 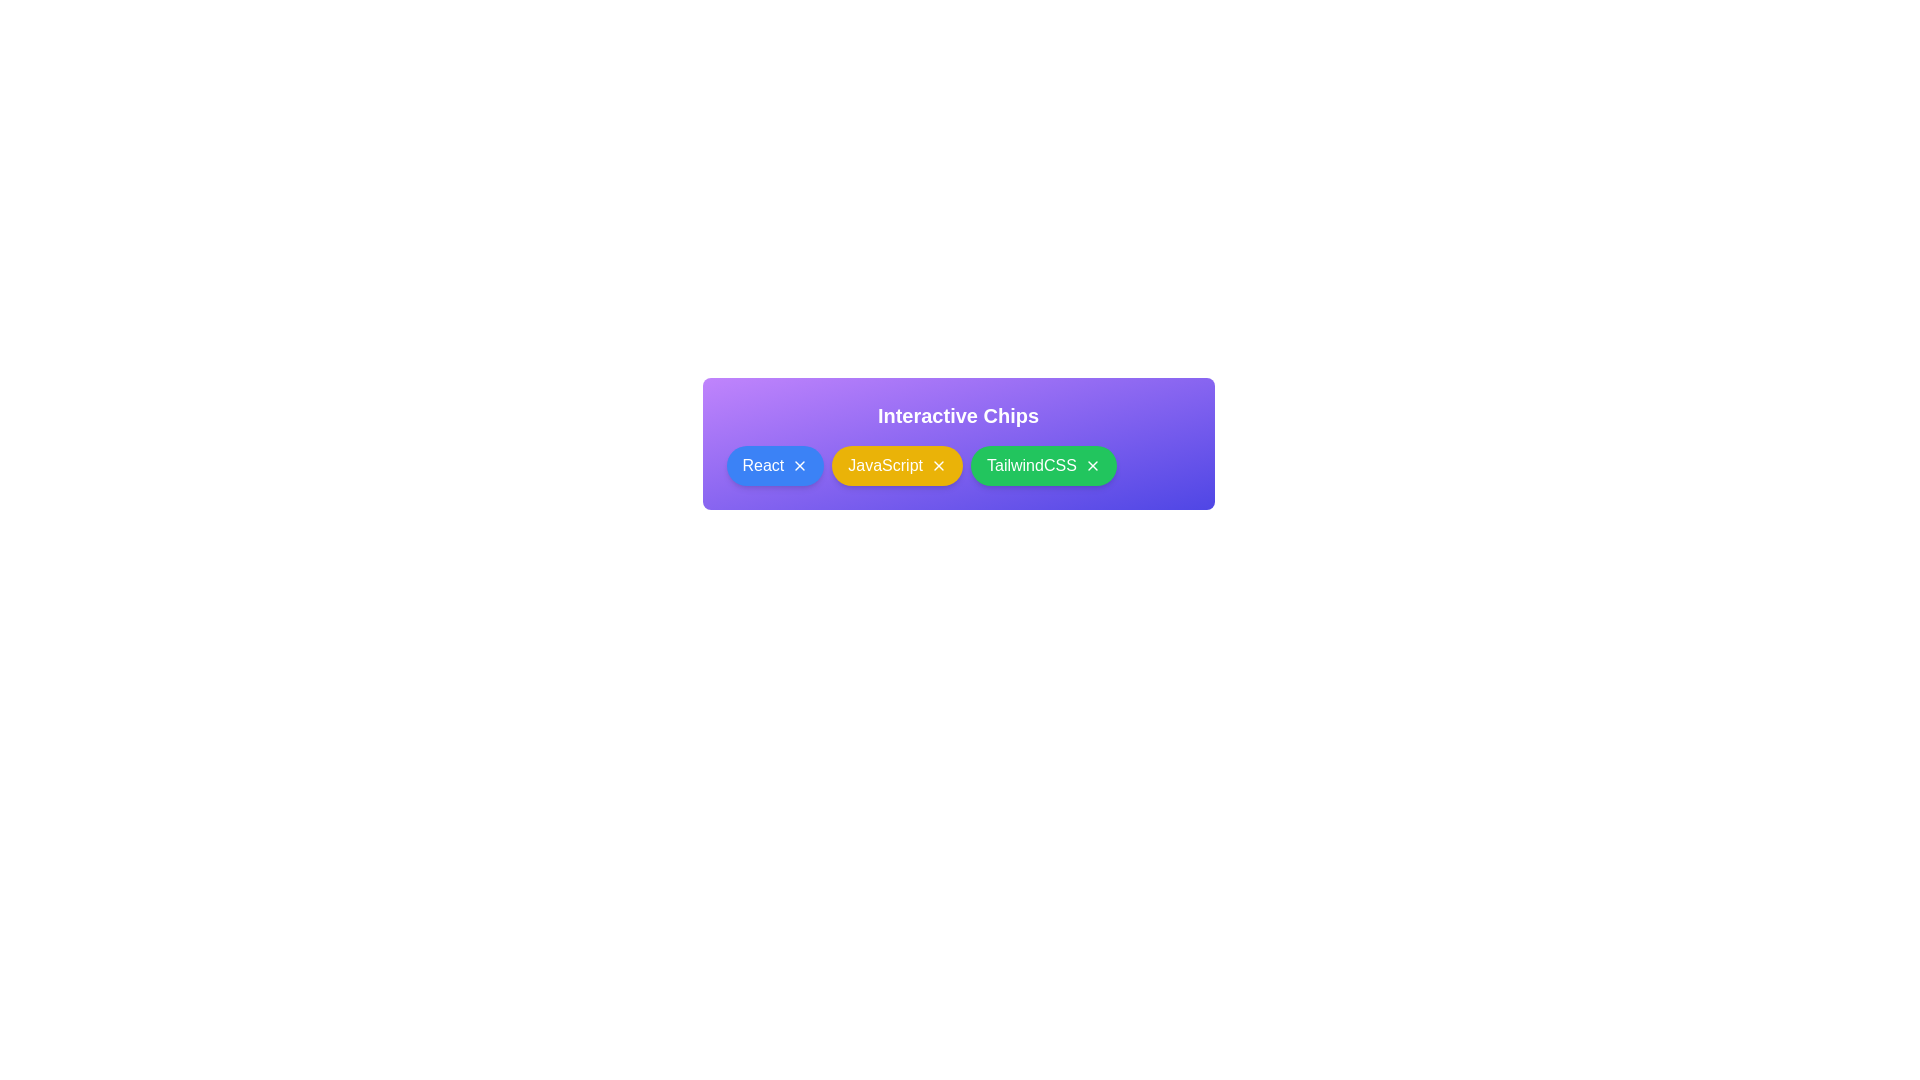 I want to click on close button on the chip labeled JavaScript, so click(x=938, y=466).